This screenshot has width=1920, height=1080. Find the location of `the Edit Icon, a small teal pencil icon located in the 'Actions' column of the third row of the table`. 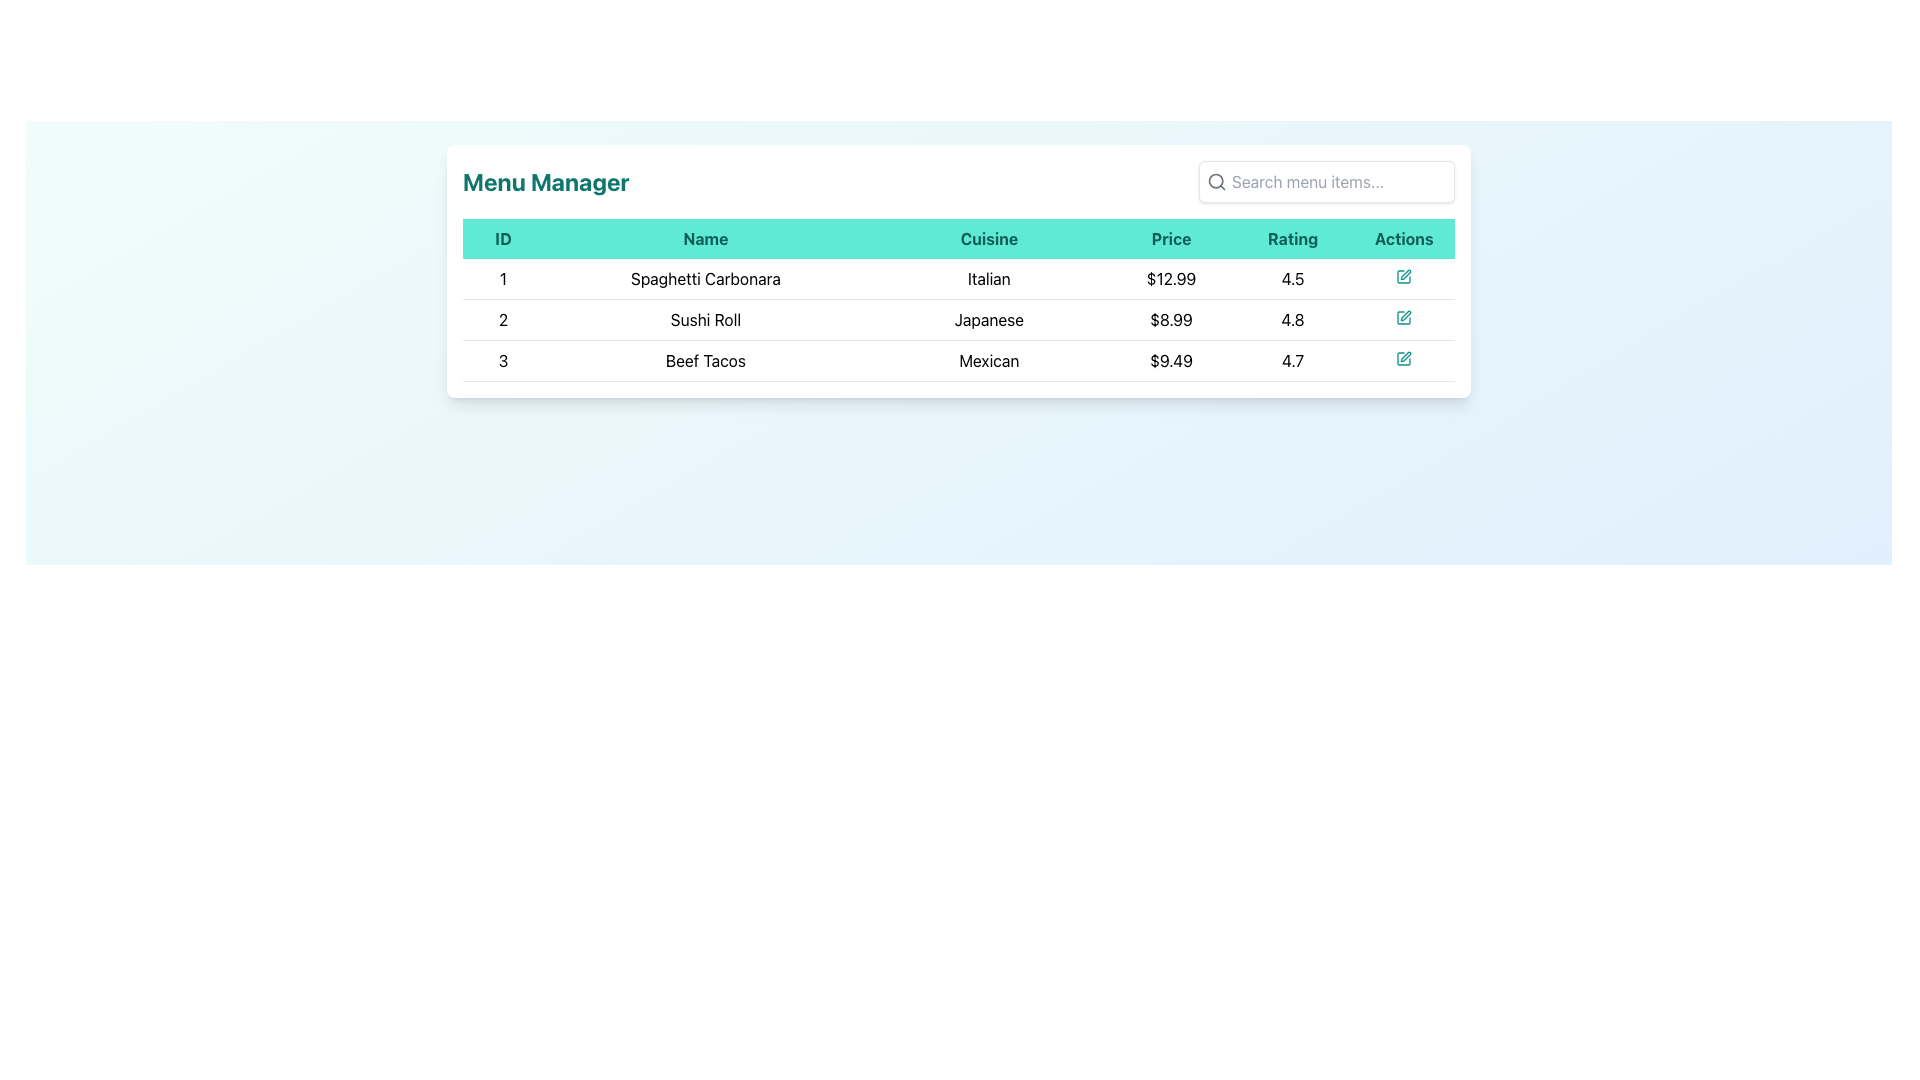

the Edit Icon, a small teal pencil icon located in the 'Actions' column of the third row of the table is located at coordinates (1403, 361).